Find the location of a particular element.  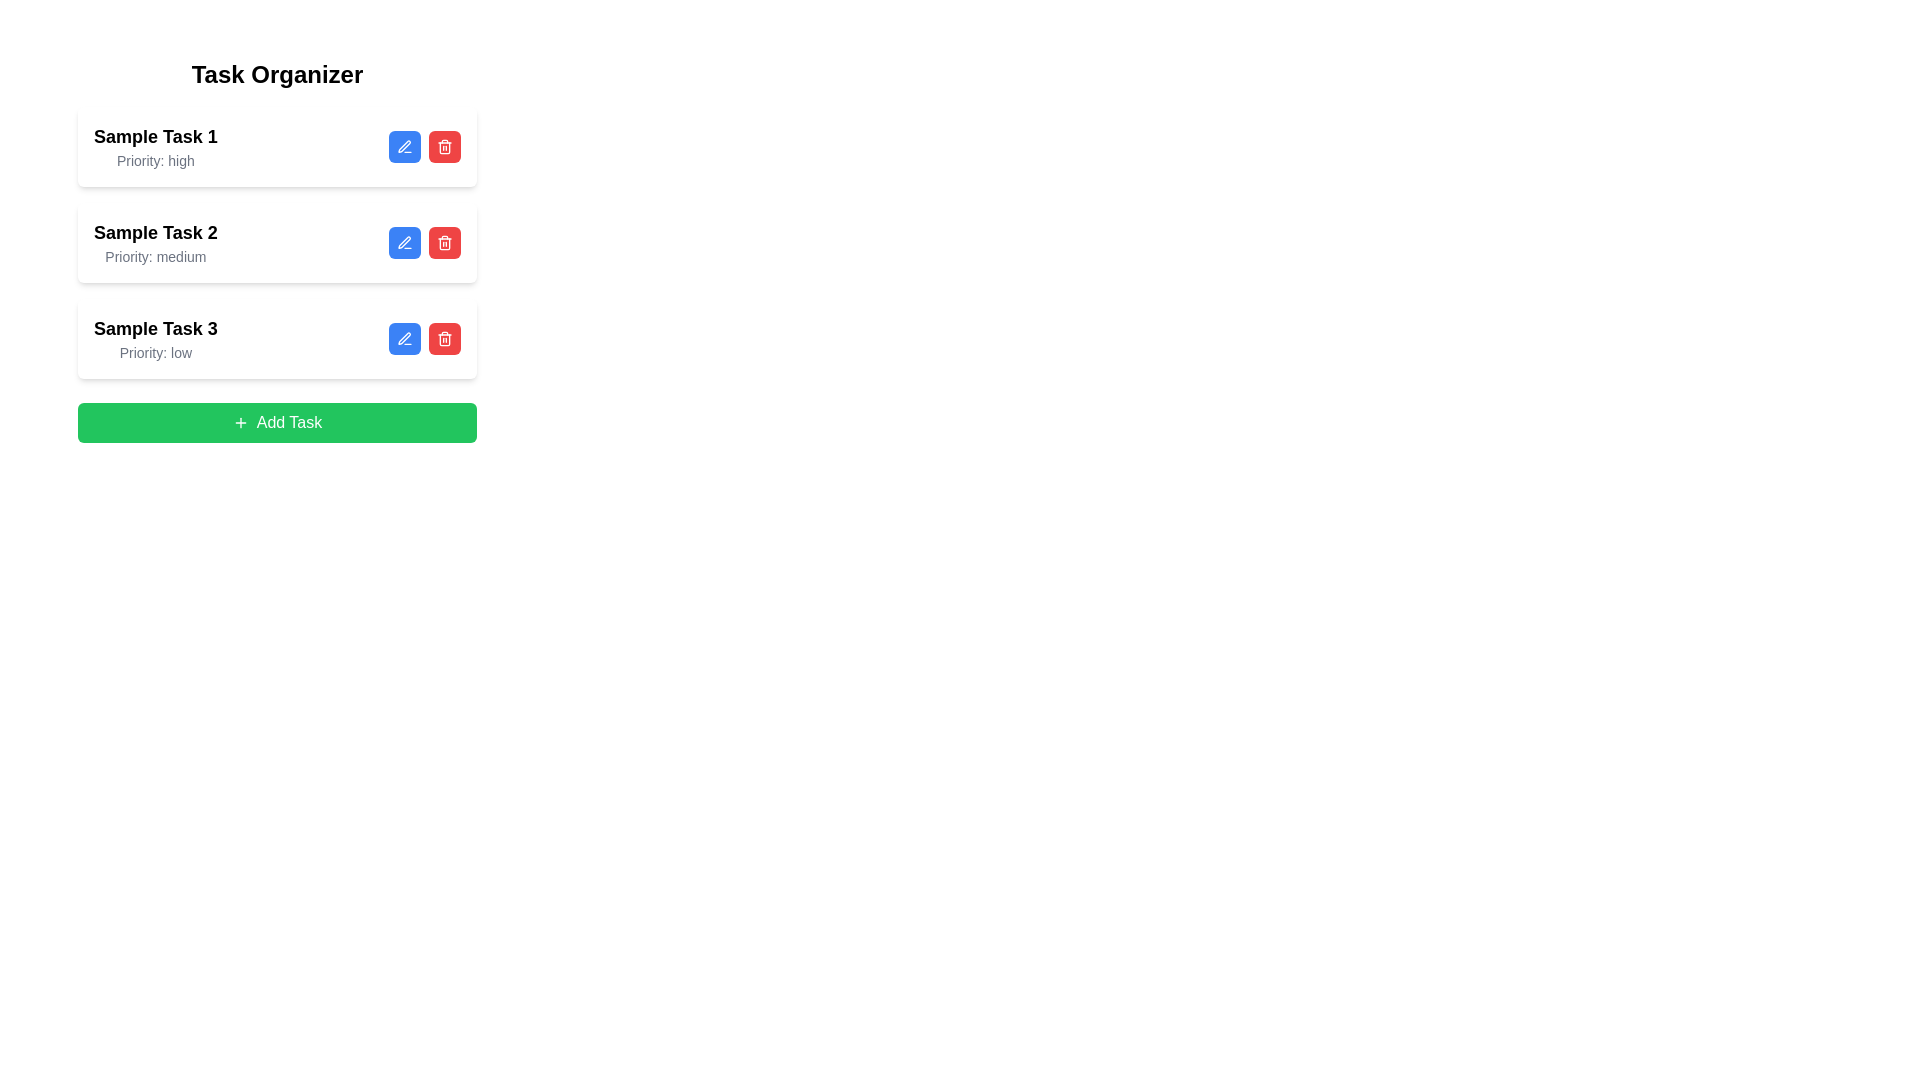

the '+' icon inside the green 'Add Task' button is located at coordinates (240, 422).